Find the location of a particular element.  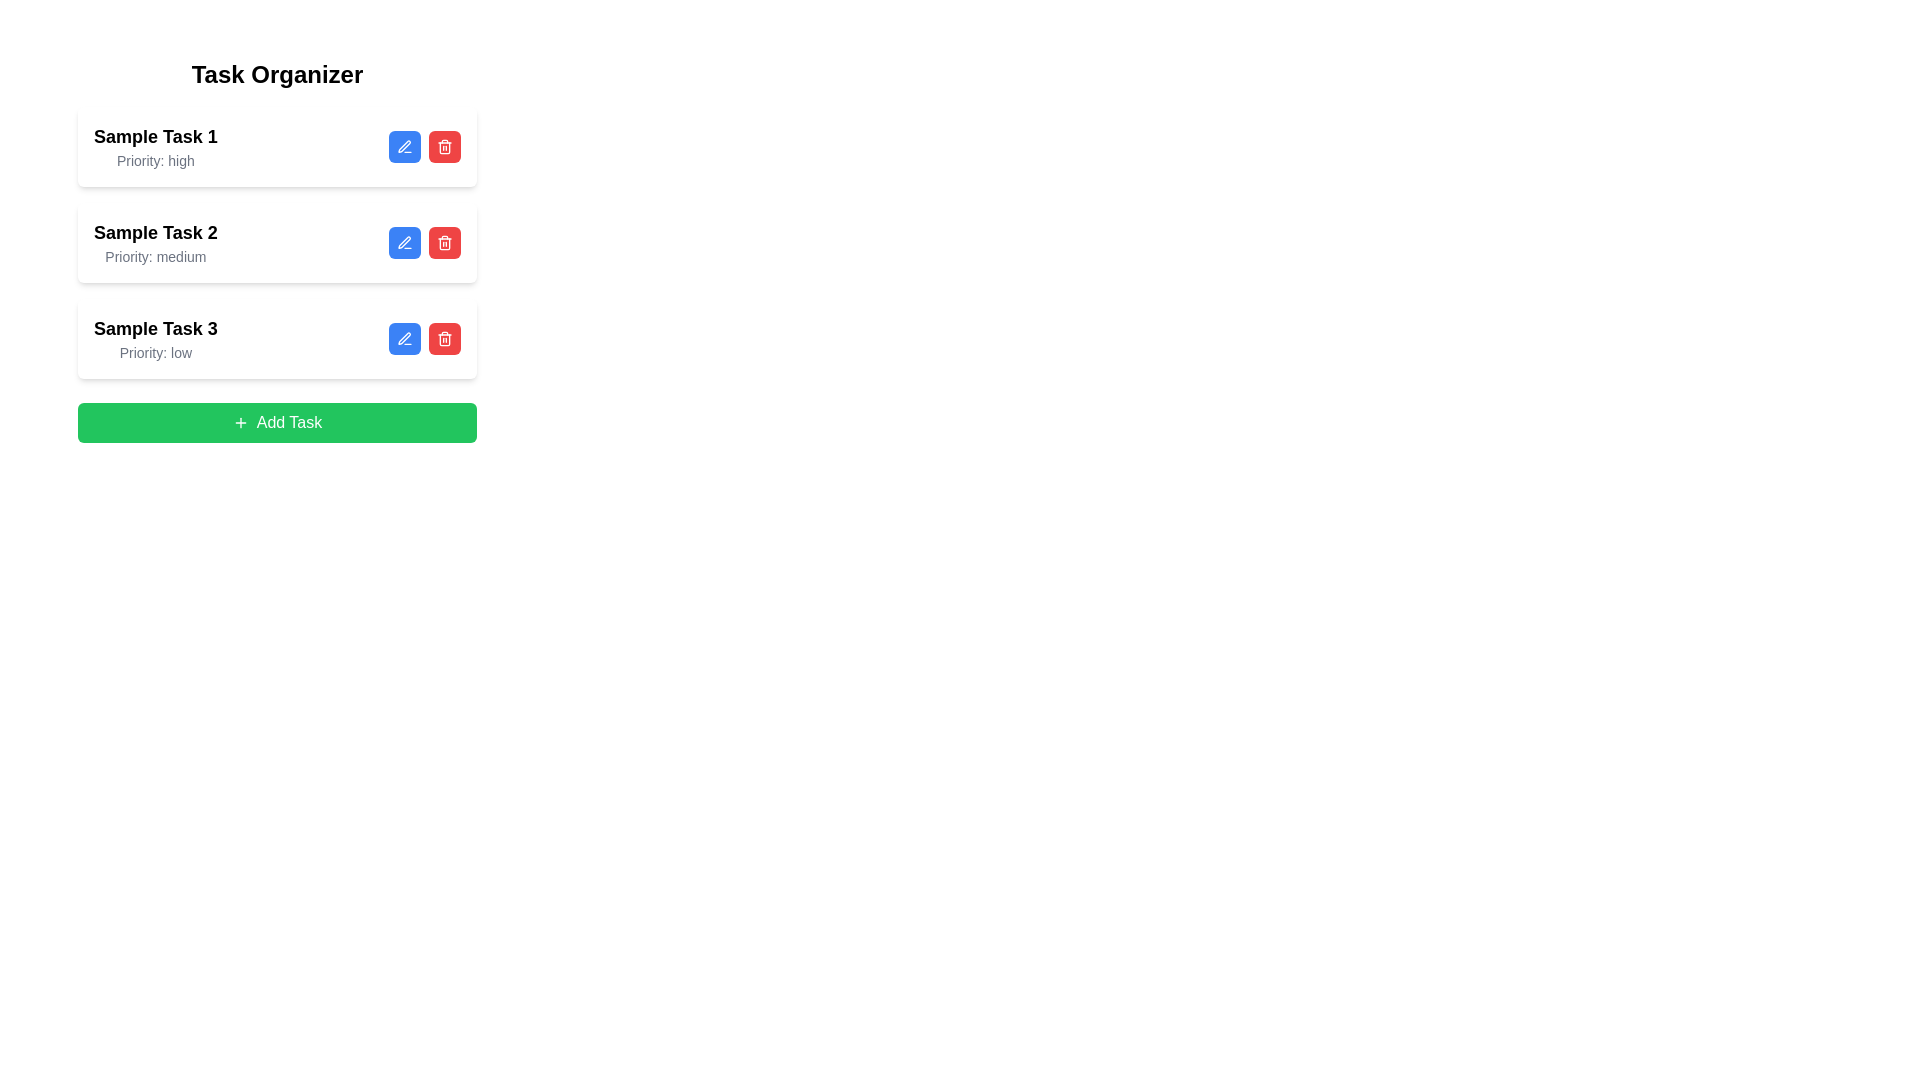

the '+' icon inside the green 'Add Task' button is located at coordinates (240, 422).